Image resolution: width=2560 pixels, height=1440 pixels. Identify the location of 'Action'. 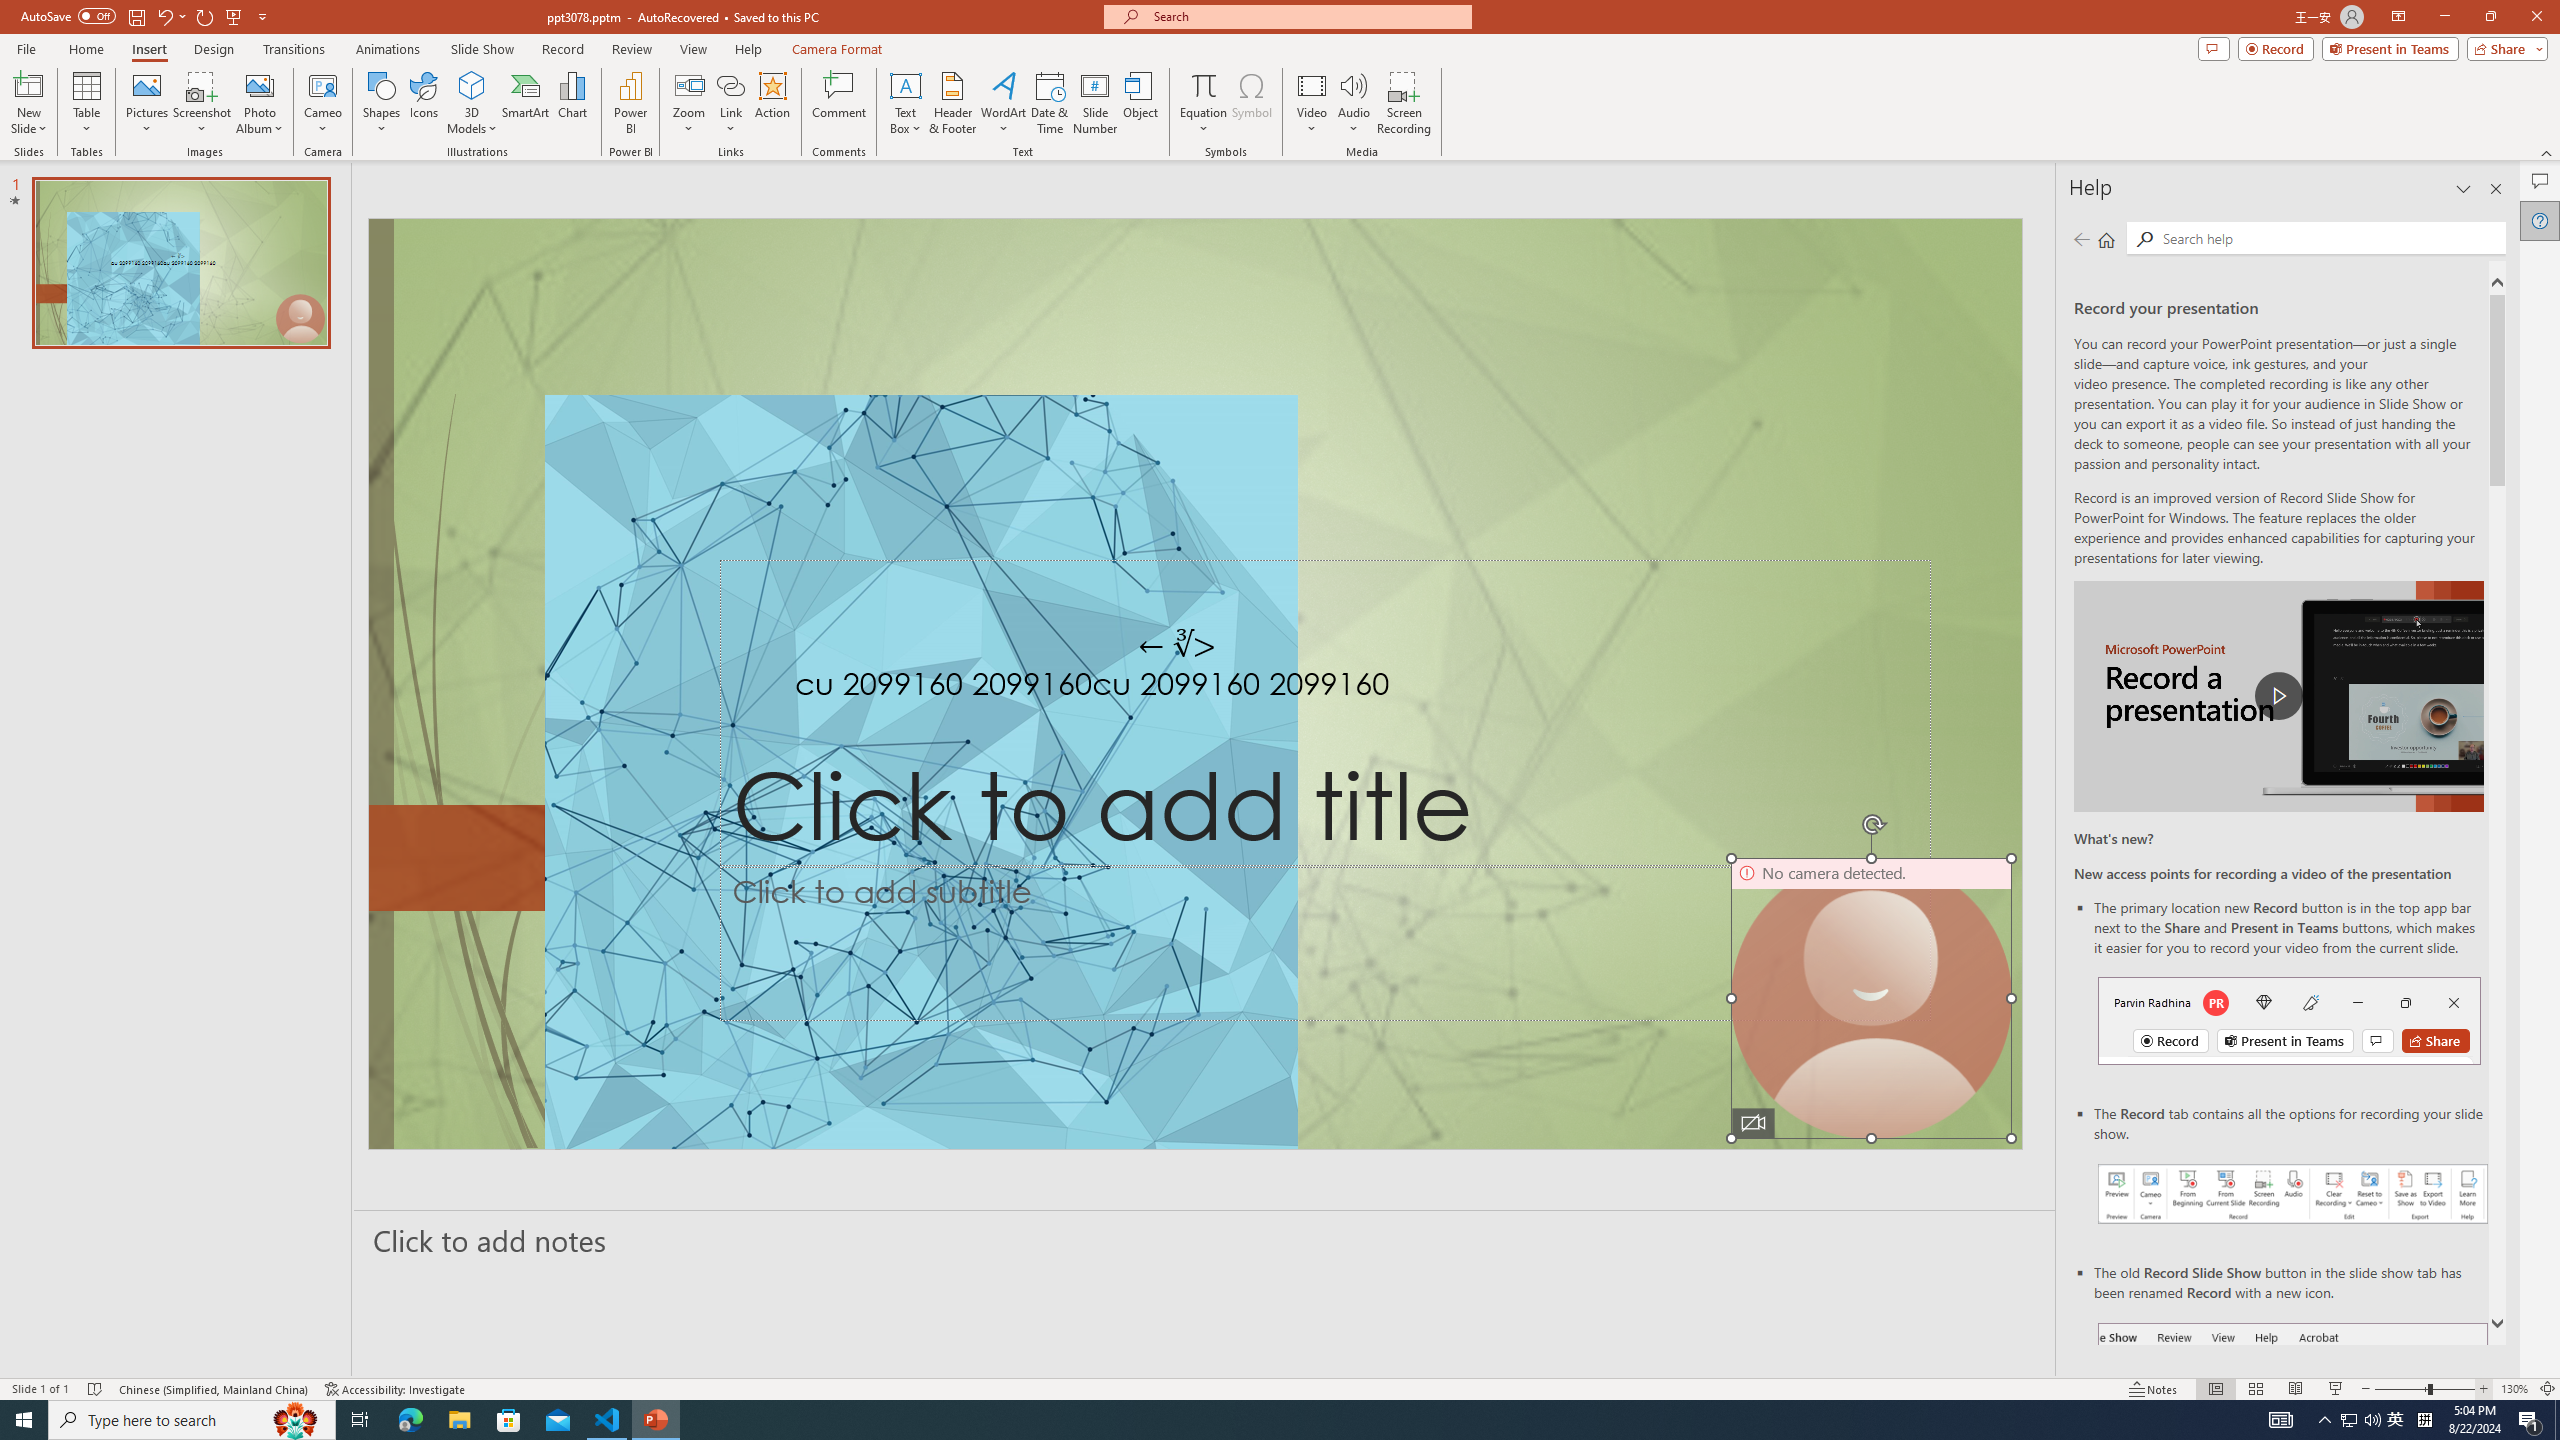
(773, 103).